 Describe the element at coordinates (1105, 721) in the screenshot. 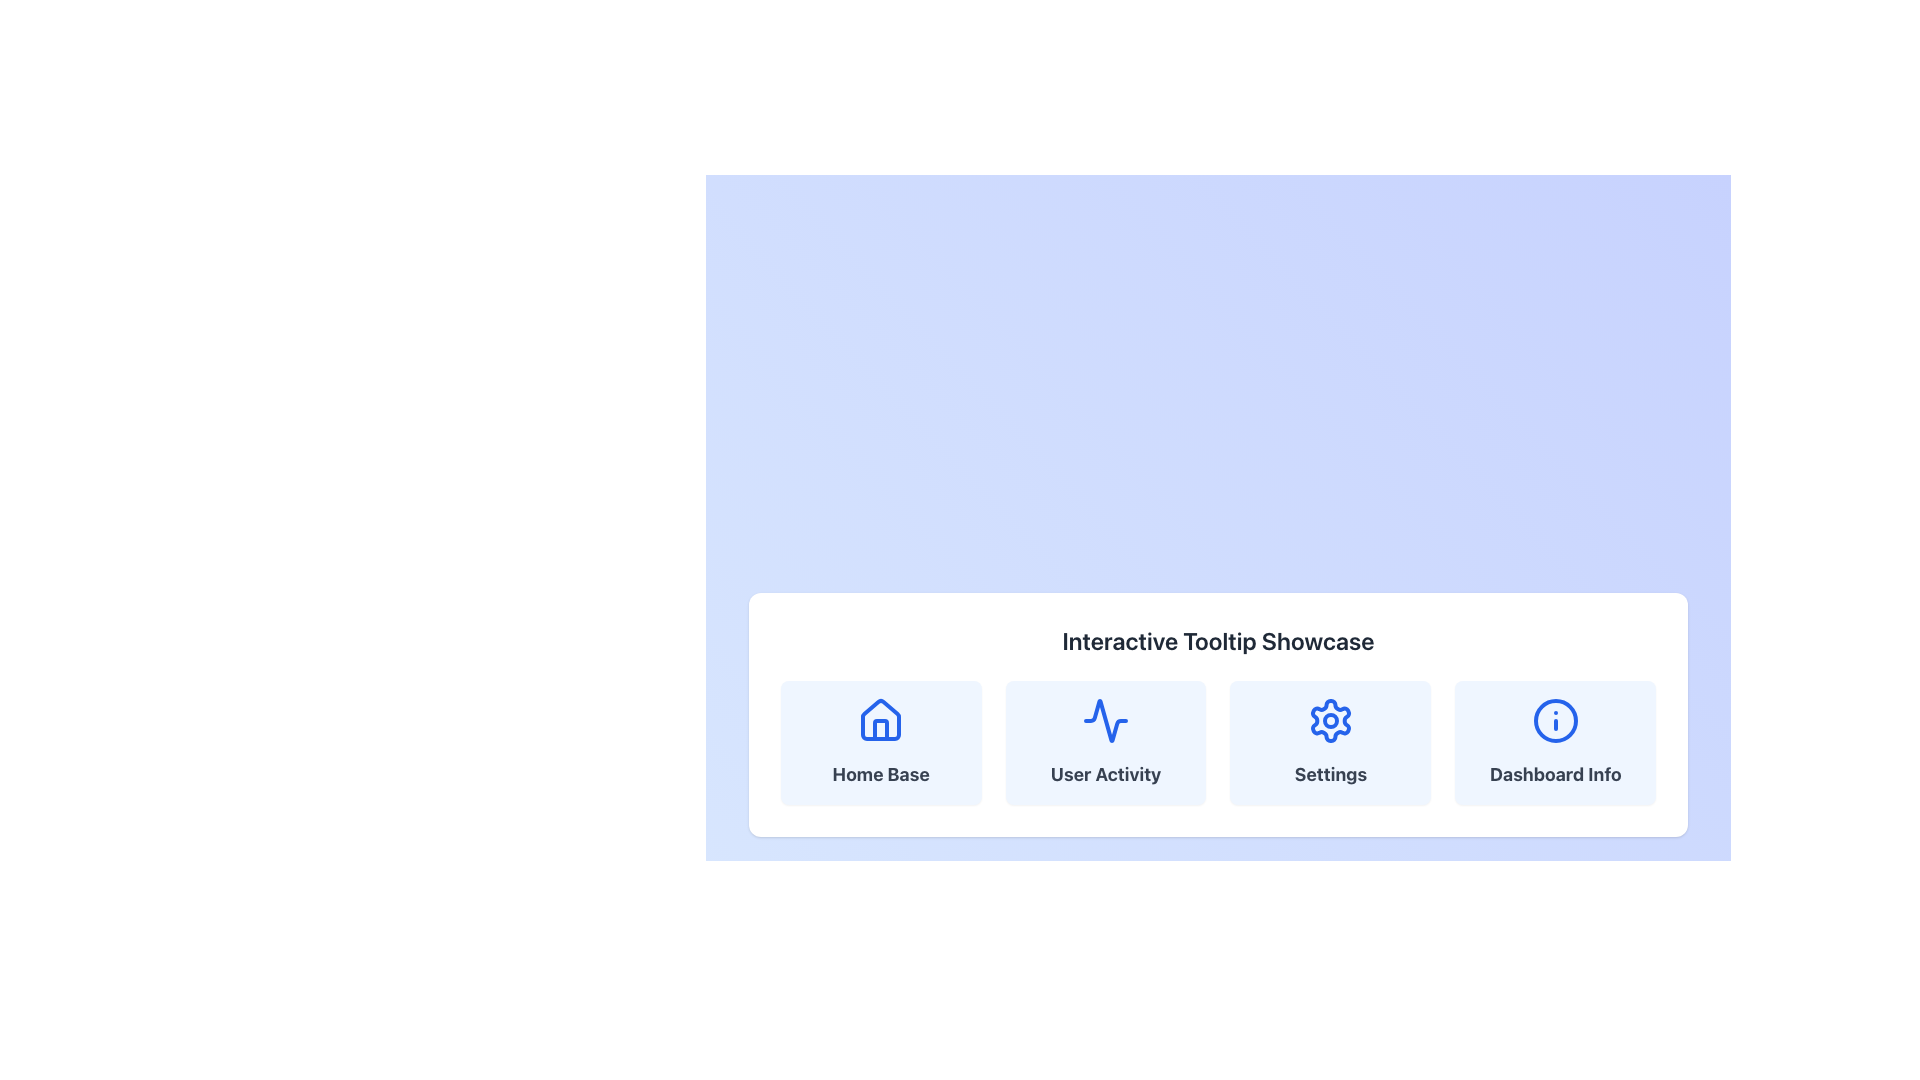

I see `the graphical representation of the activity graph icon located in the 'User Activity' card, which is the second card in a row of four cards` at that location.